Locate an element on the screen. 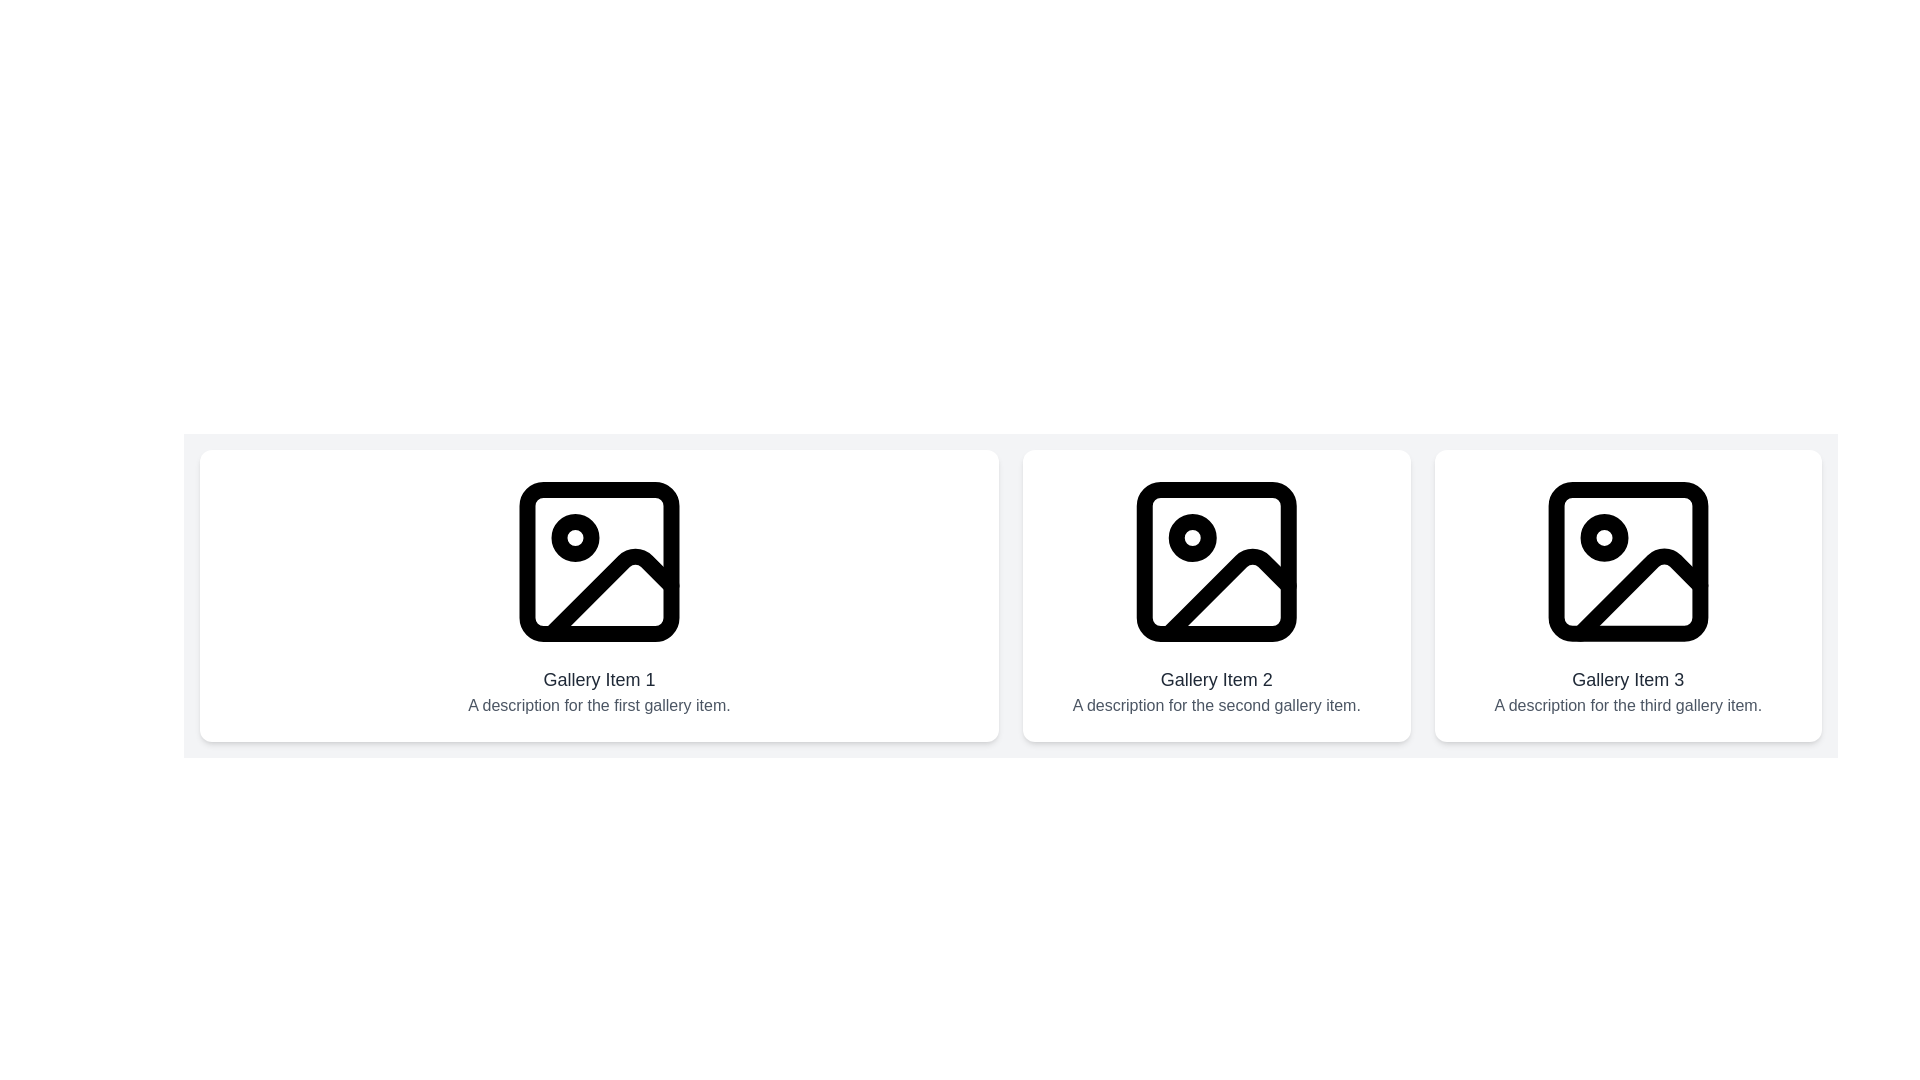  the text block displaying 'Gallery Item 3' which consists of a bolded title and a smaller description, located in the third gallery card of the rightmost column is located at coordinates (1628, 690).